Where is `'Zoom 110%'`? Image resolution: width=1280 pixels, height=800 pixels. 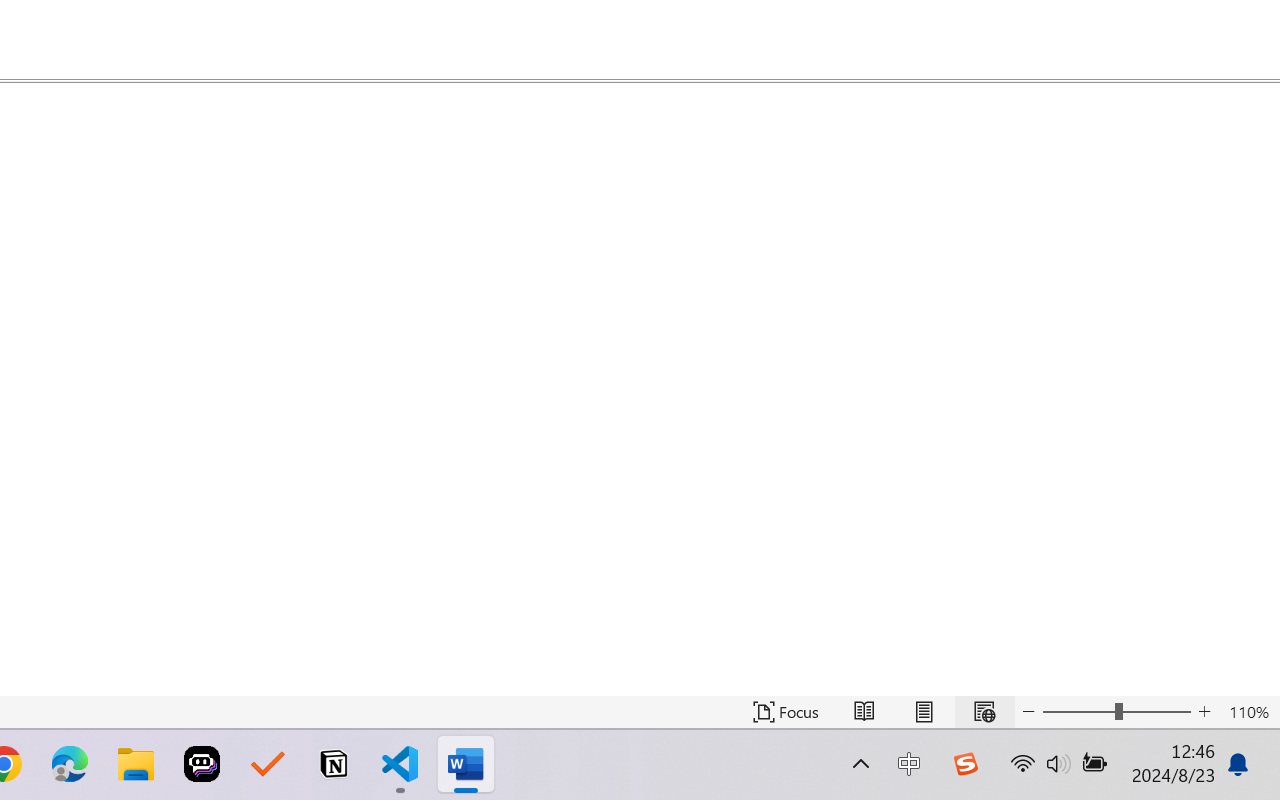
'Zoom 110%' is located at coordinates (1248, 711).